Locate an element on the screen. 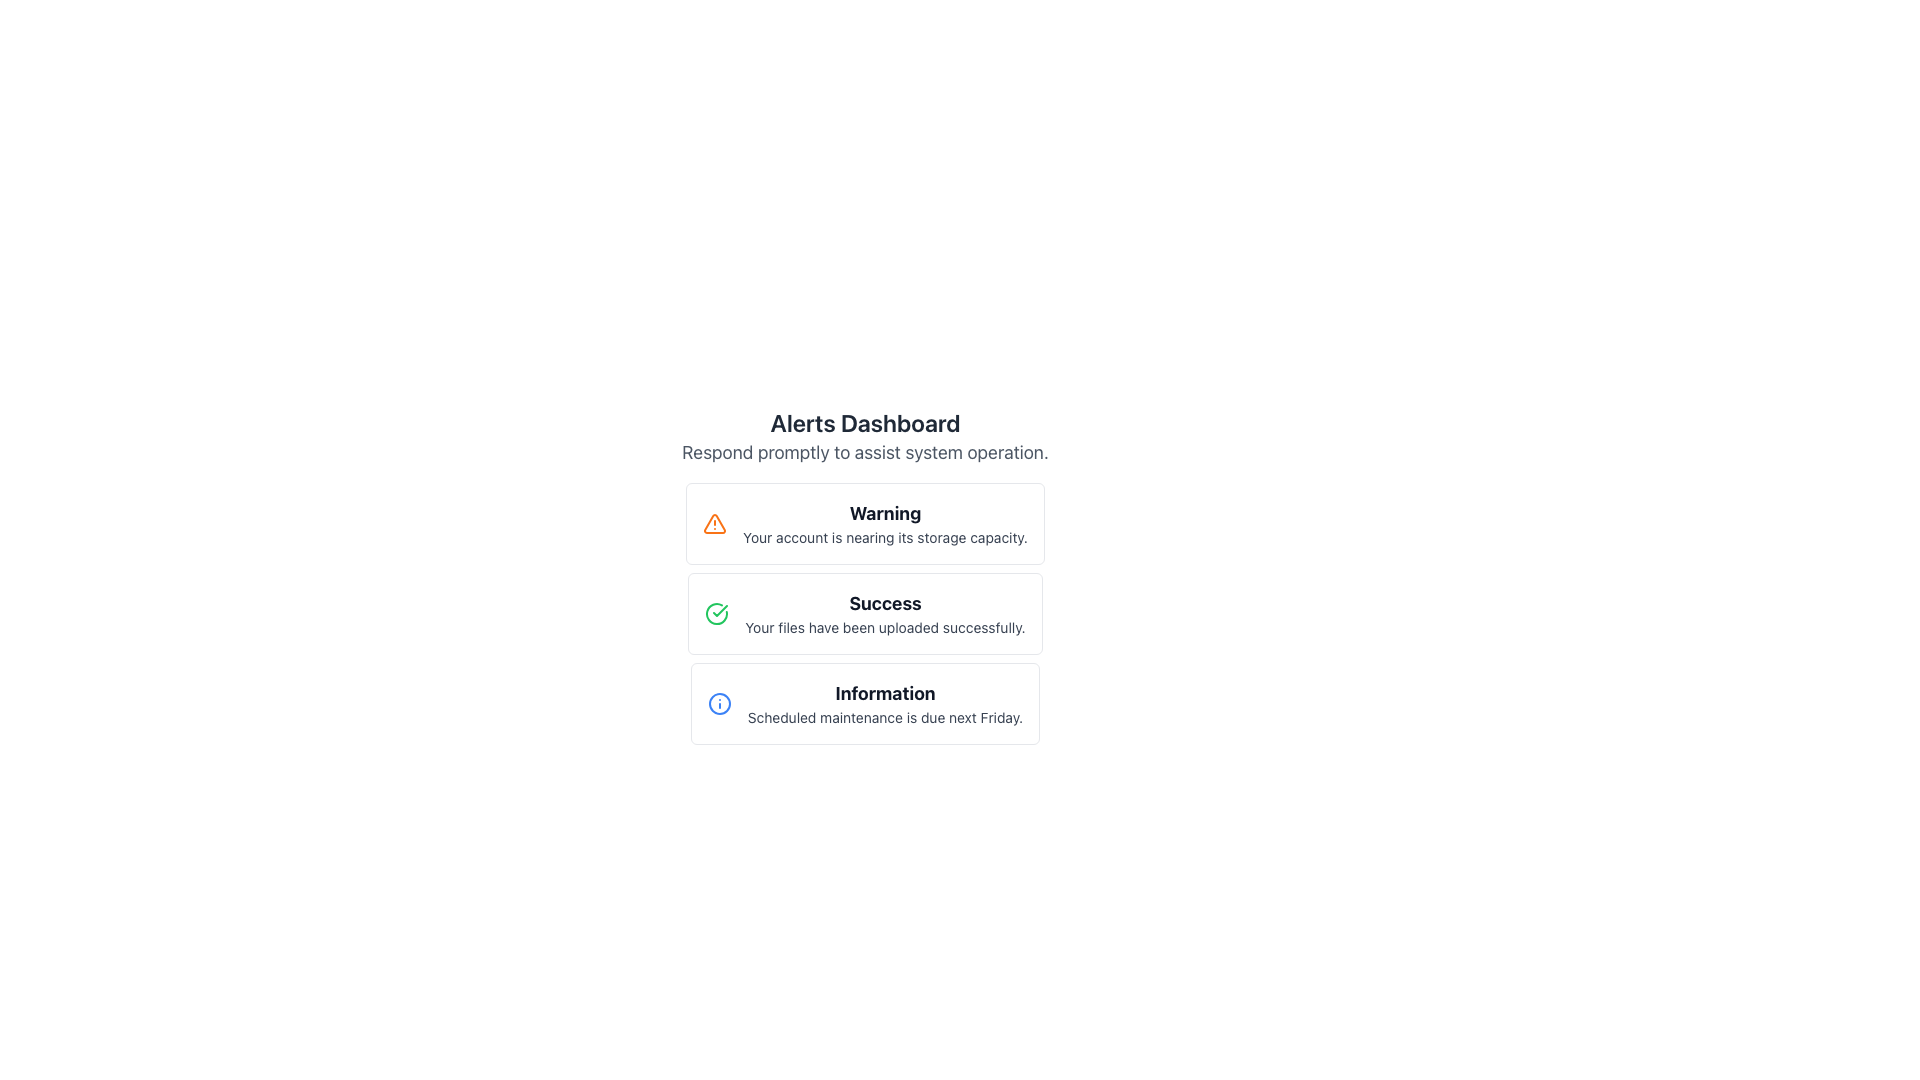 The image size is (1920, 1080). the circular information icon with a blue outline located on the left side of the 'Information' section in the alerts list is located at coordinates (719, 703).